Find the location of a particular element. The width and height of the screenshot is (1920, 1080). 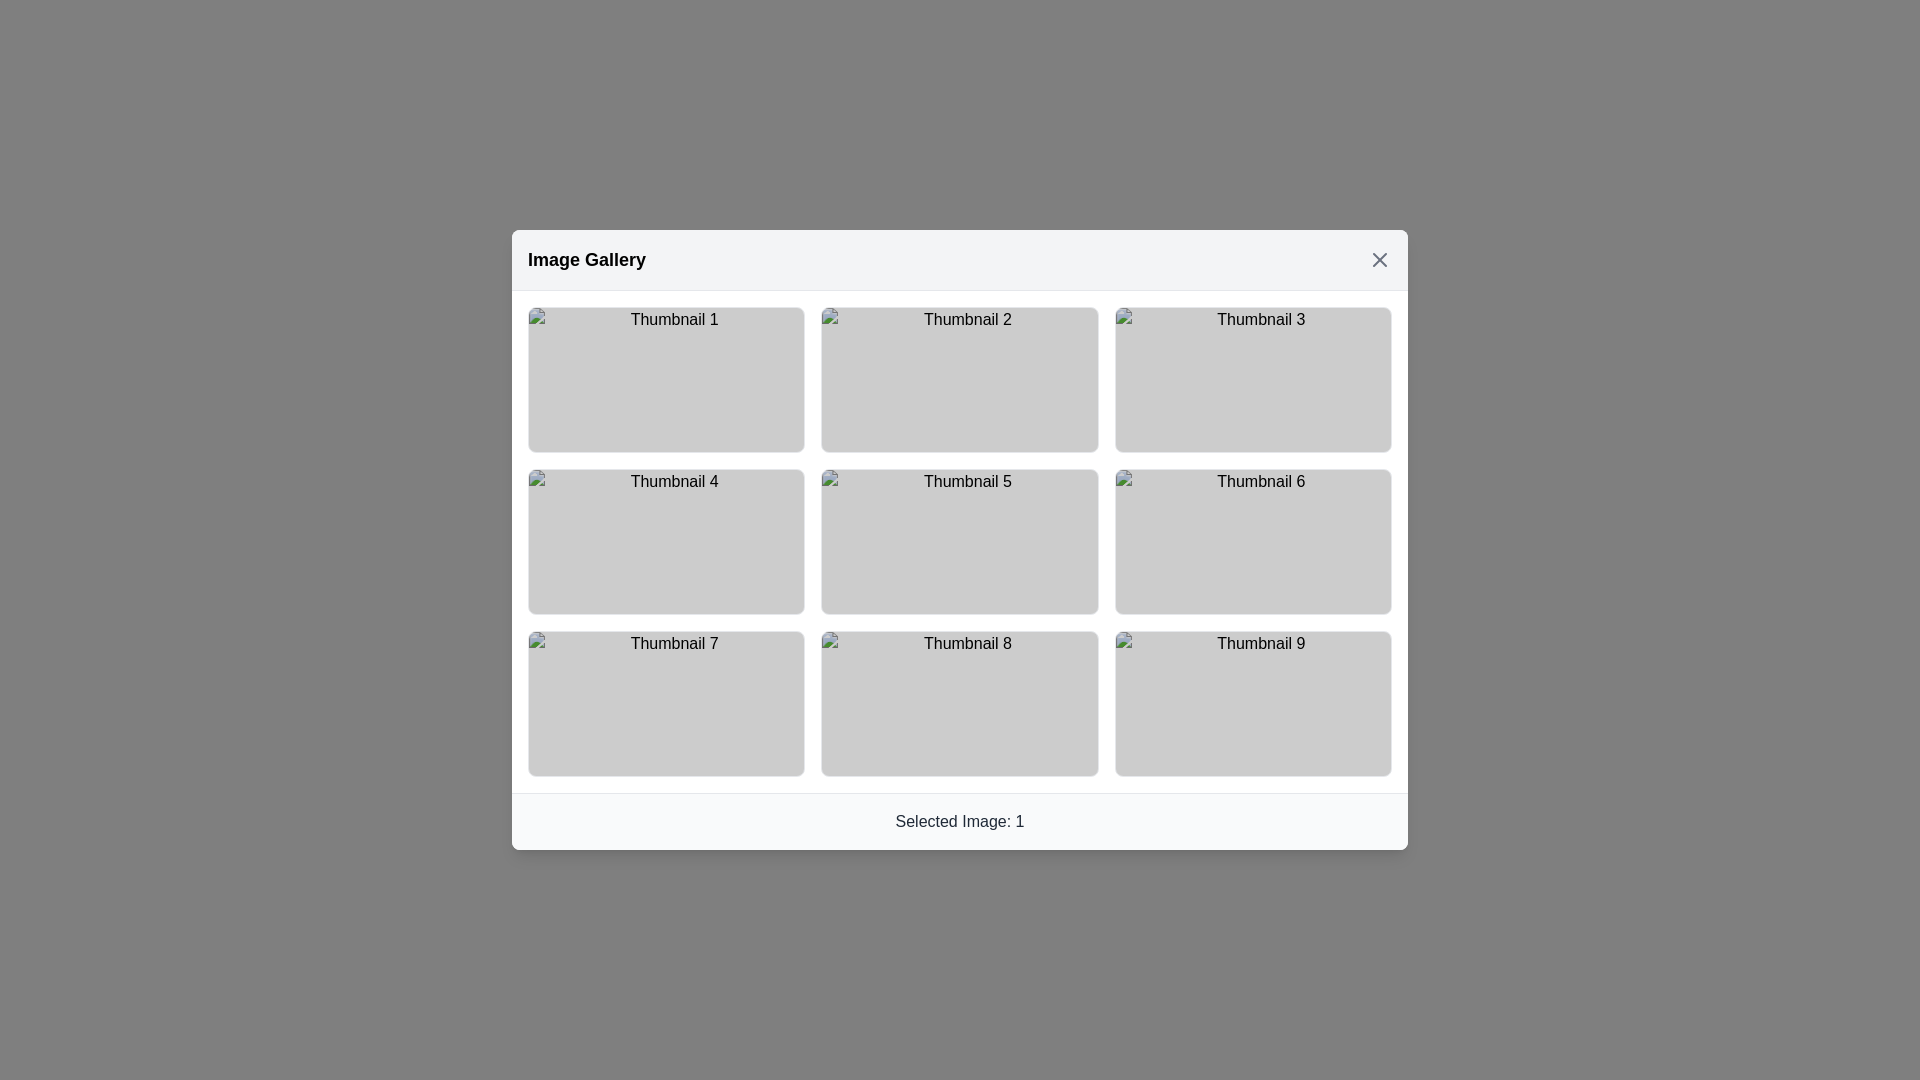

the text label displaying 'Selected Image: 1' located at the bottom center of the modal window is located at coordinates (960, 821).